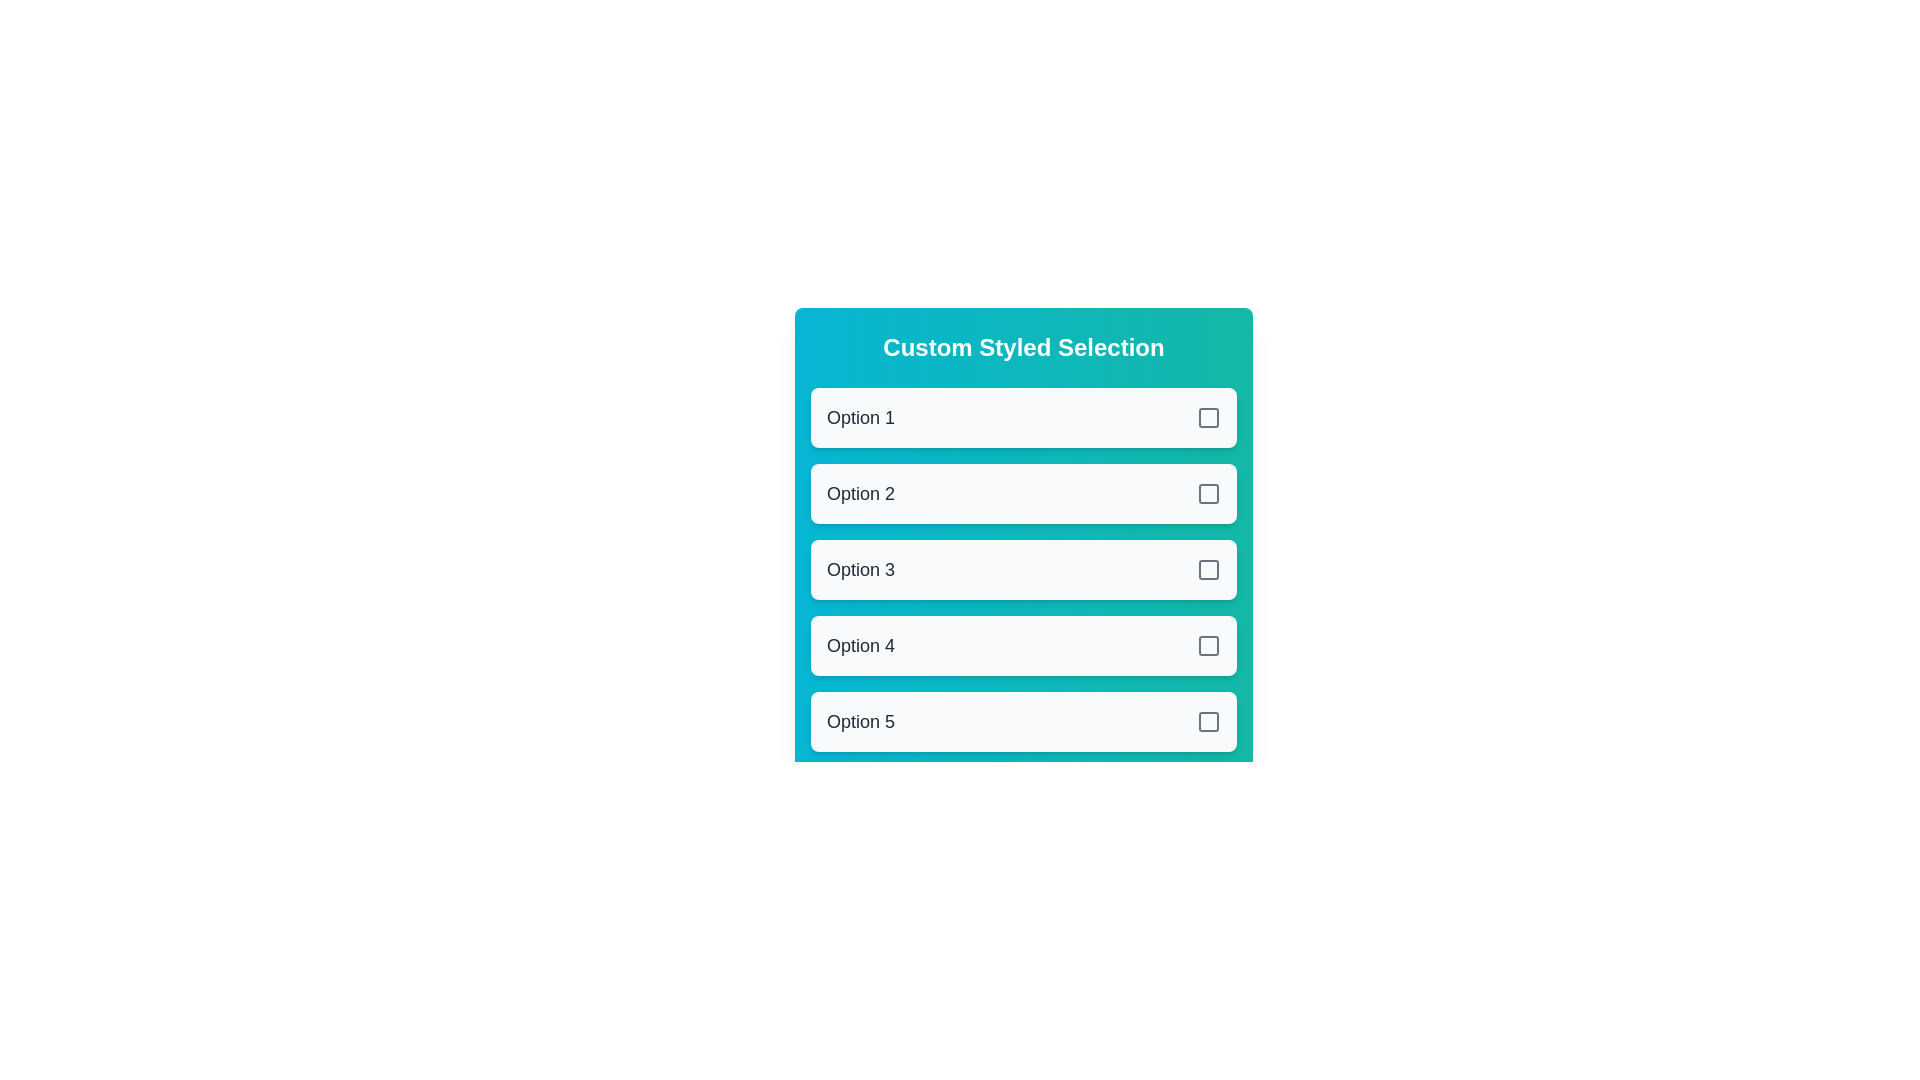  Describe the element at coordinates (1023, 645) in the screenshot. I see `the option 4 from the list` at that location.